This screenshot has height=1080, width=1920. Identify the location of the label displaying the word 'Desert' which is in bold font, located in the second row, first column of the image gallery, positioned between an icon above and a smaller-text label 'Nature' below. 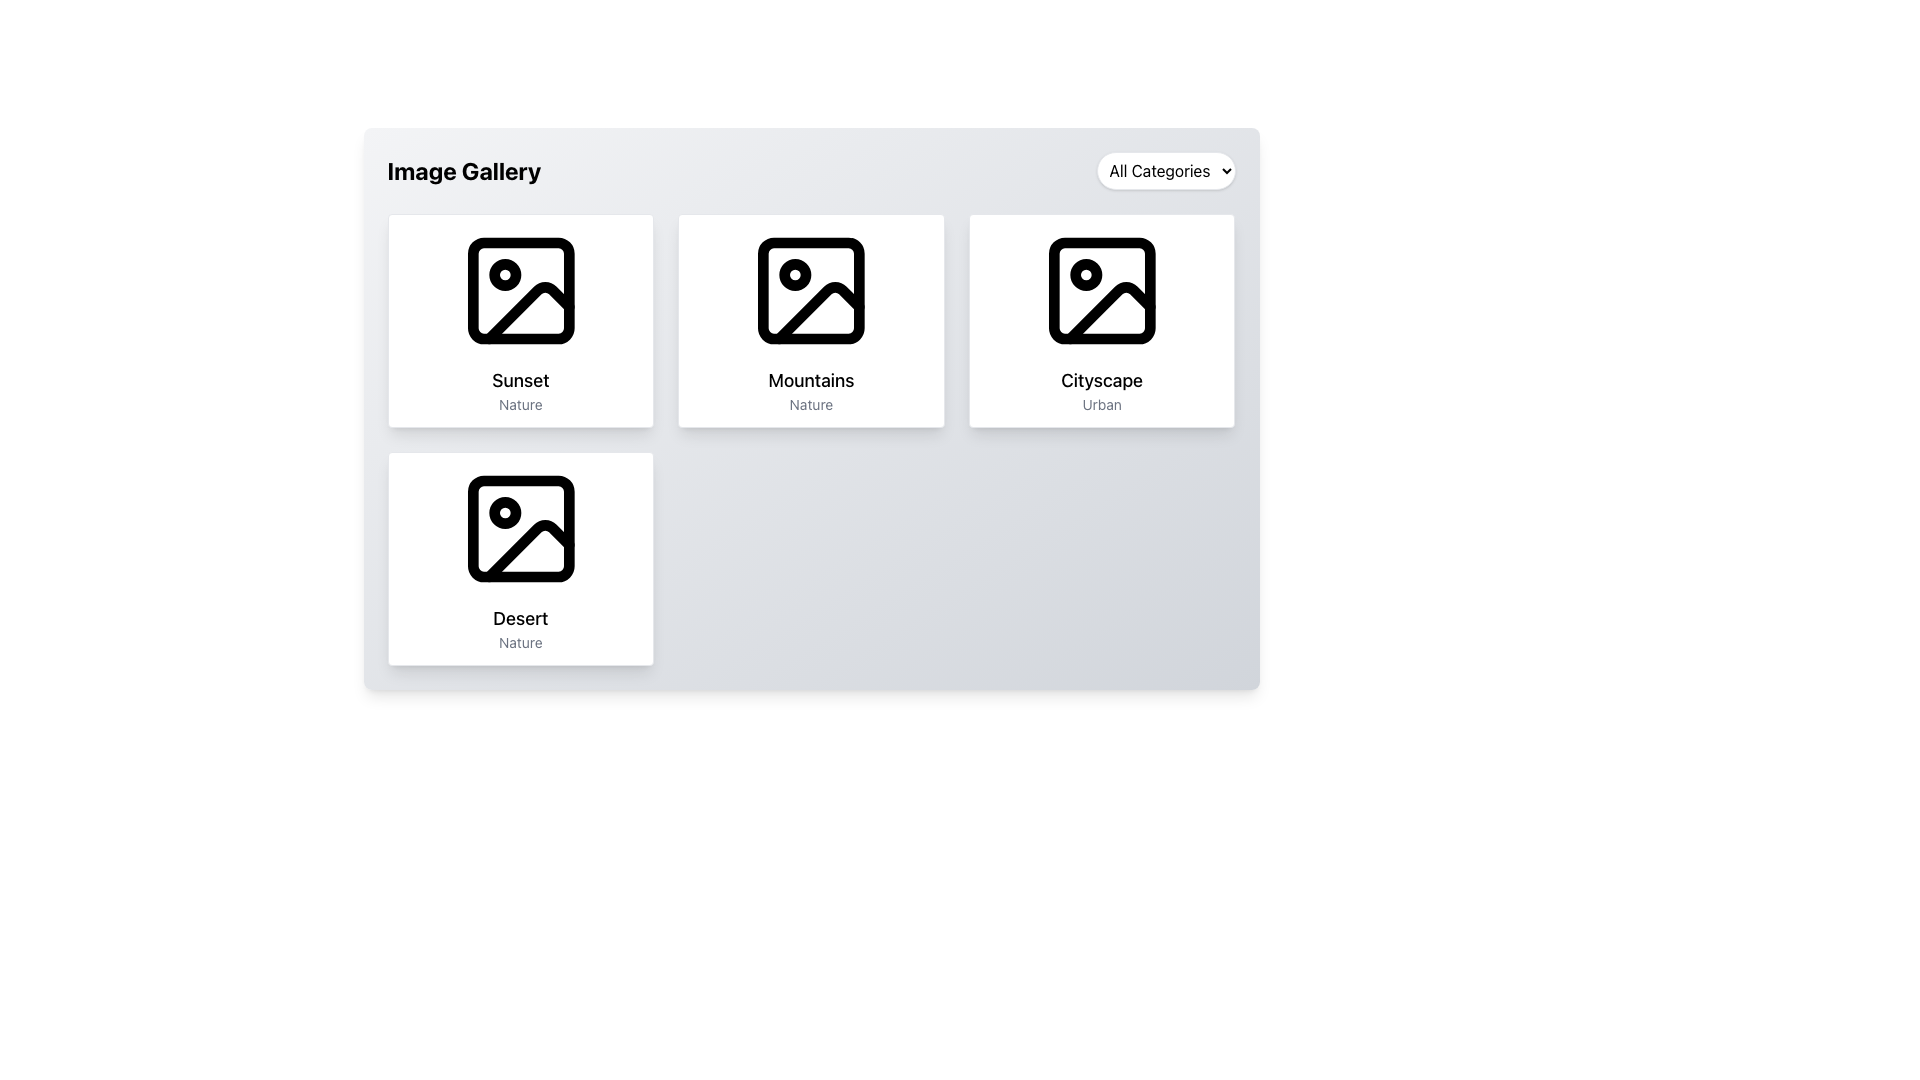
(520, 617).